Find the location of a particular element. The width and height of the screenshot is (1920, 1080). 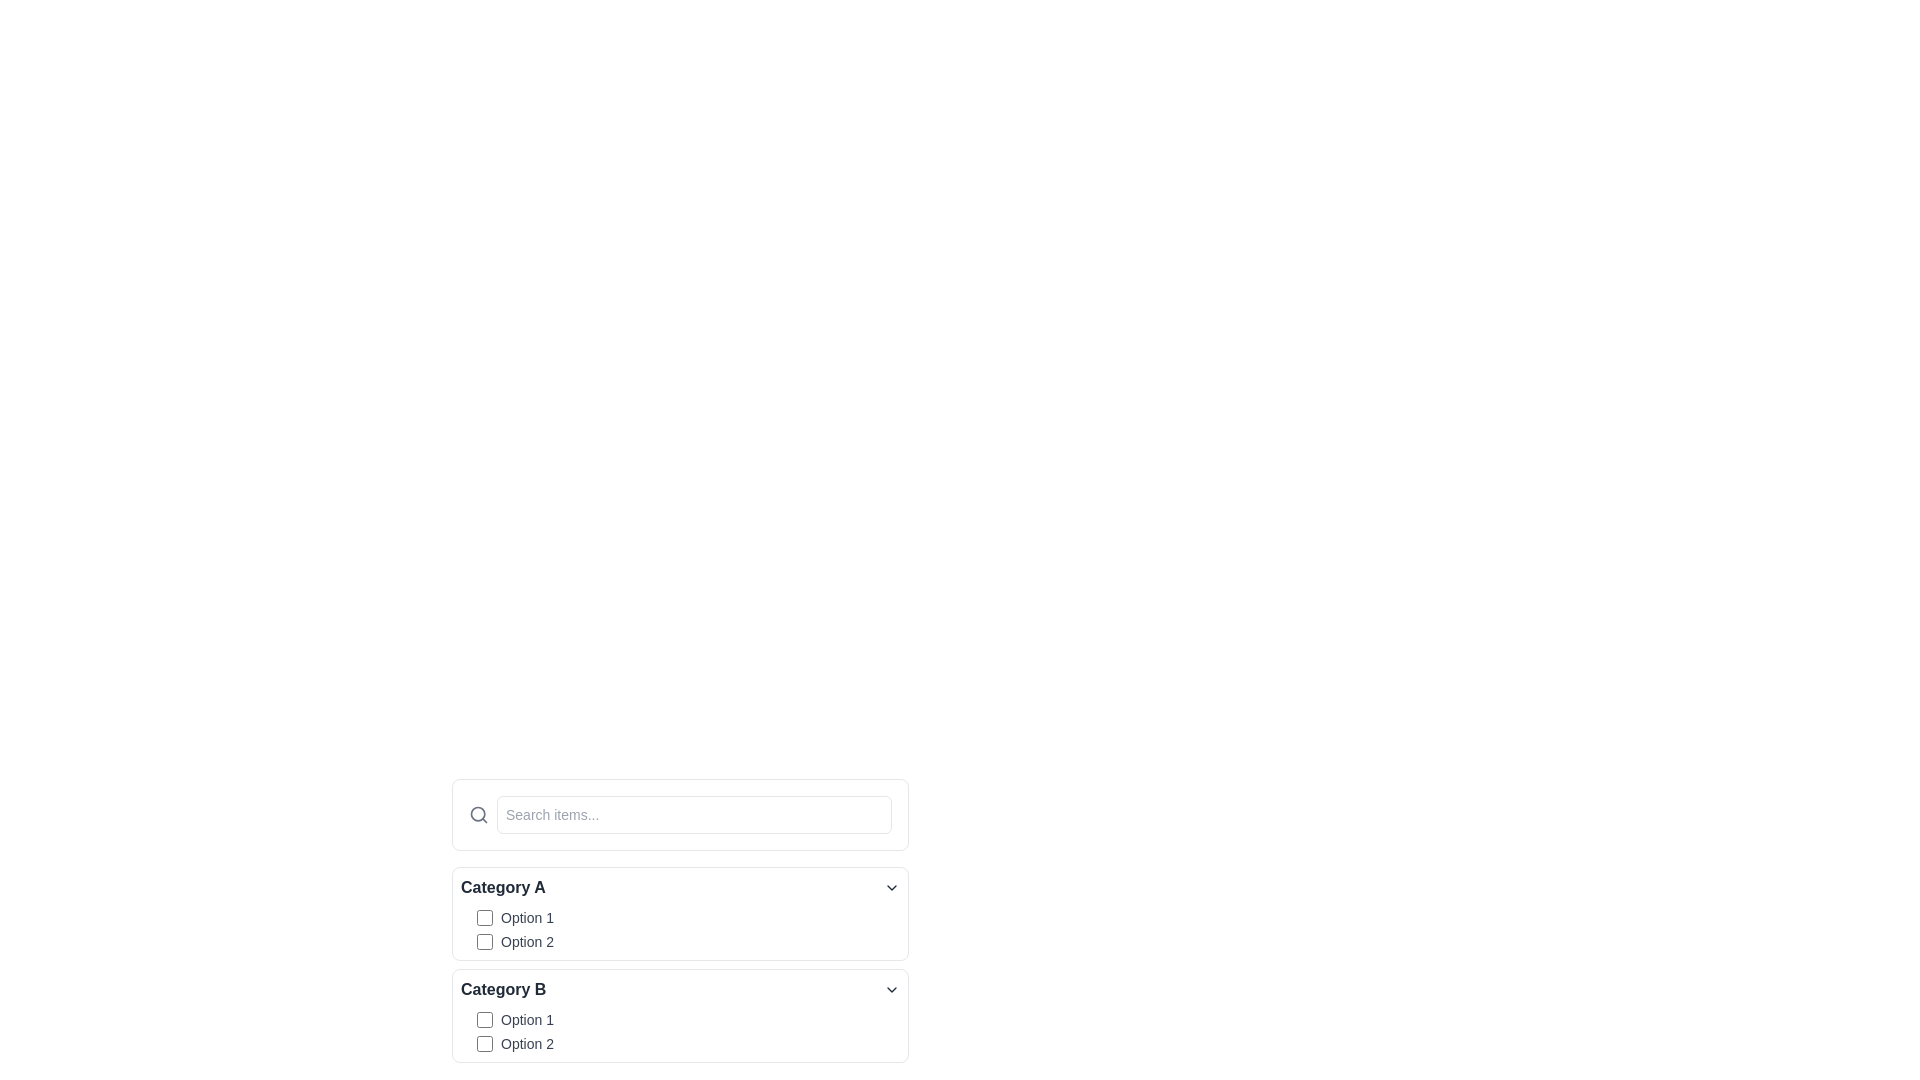

the category title in the categorized selection panel is located at coordinates (680, 914).